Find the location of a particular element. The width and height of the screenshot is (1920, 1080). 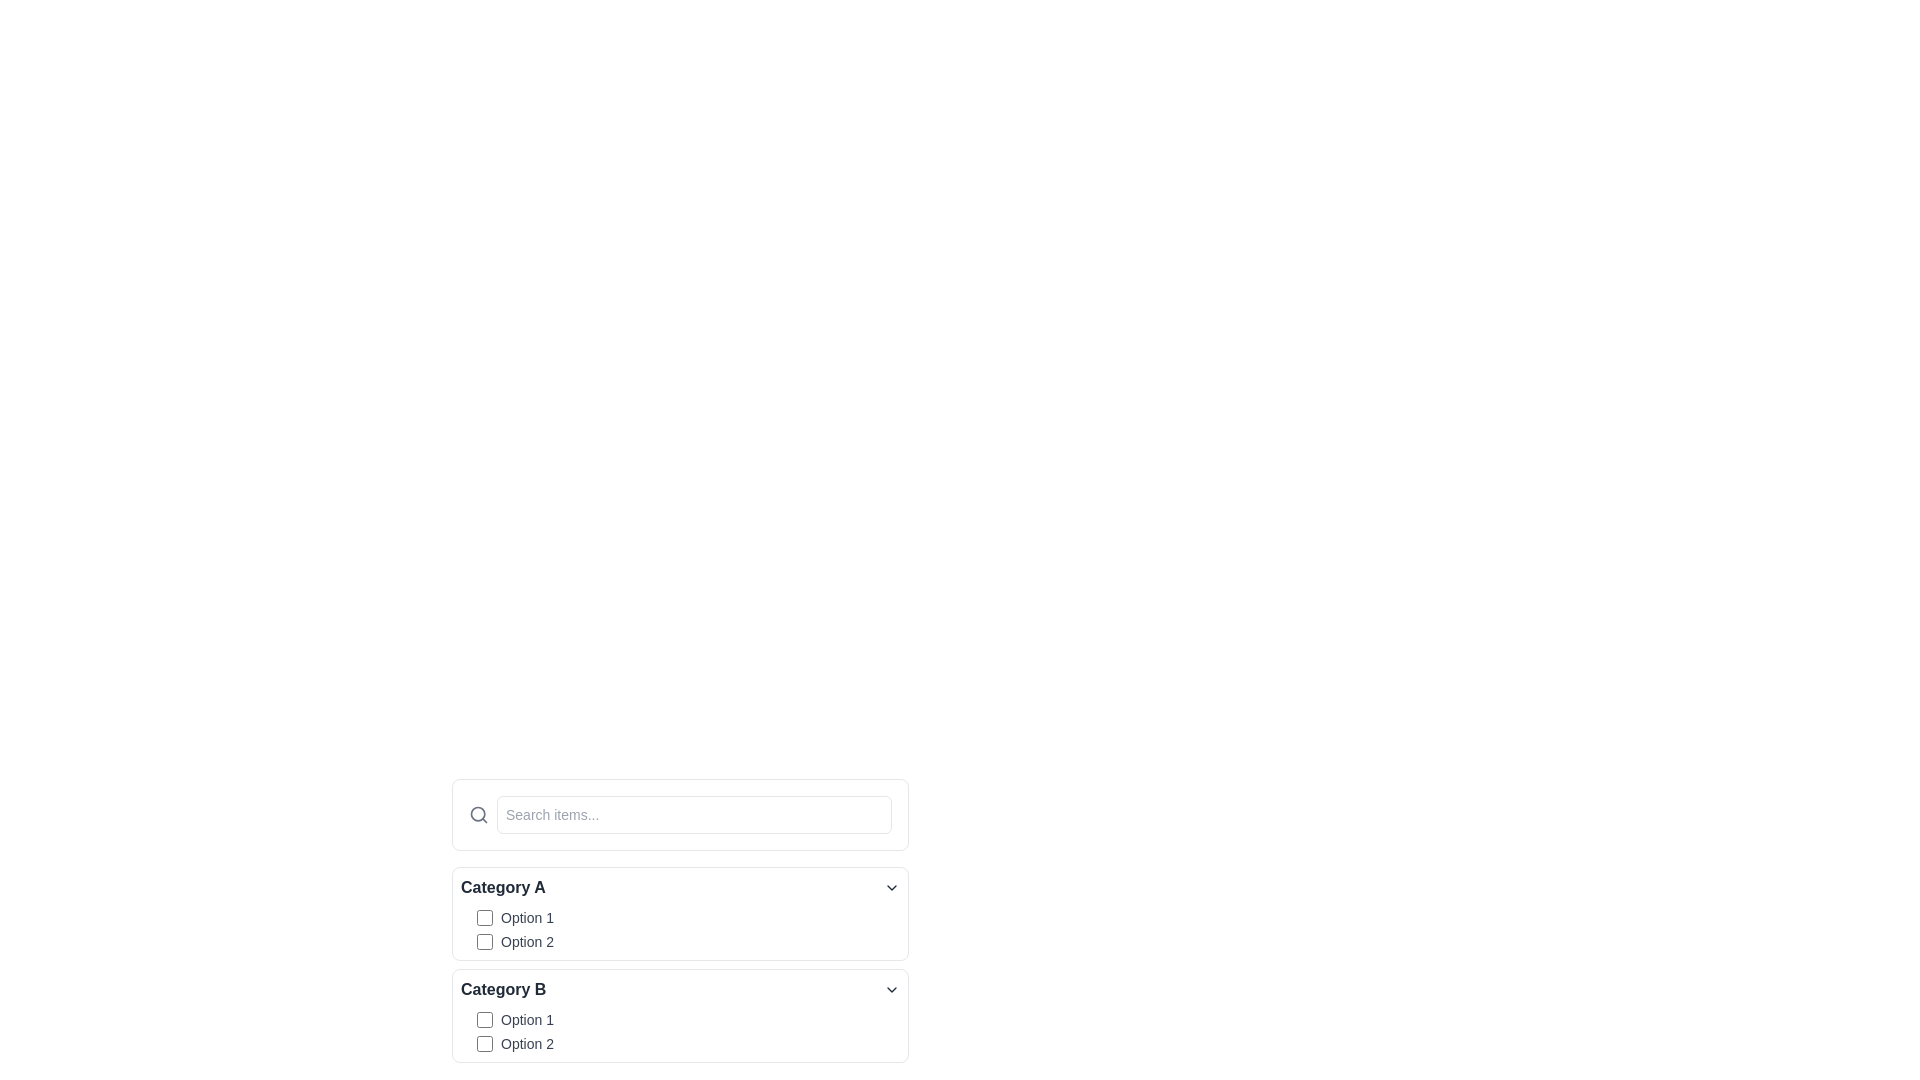

the category title in the categorized selection panel is located at coordinates (680, 914).